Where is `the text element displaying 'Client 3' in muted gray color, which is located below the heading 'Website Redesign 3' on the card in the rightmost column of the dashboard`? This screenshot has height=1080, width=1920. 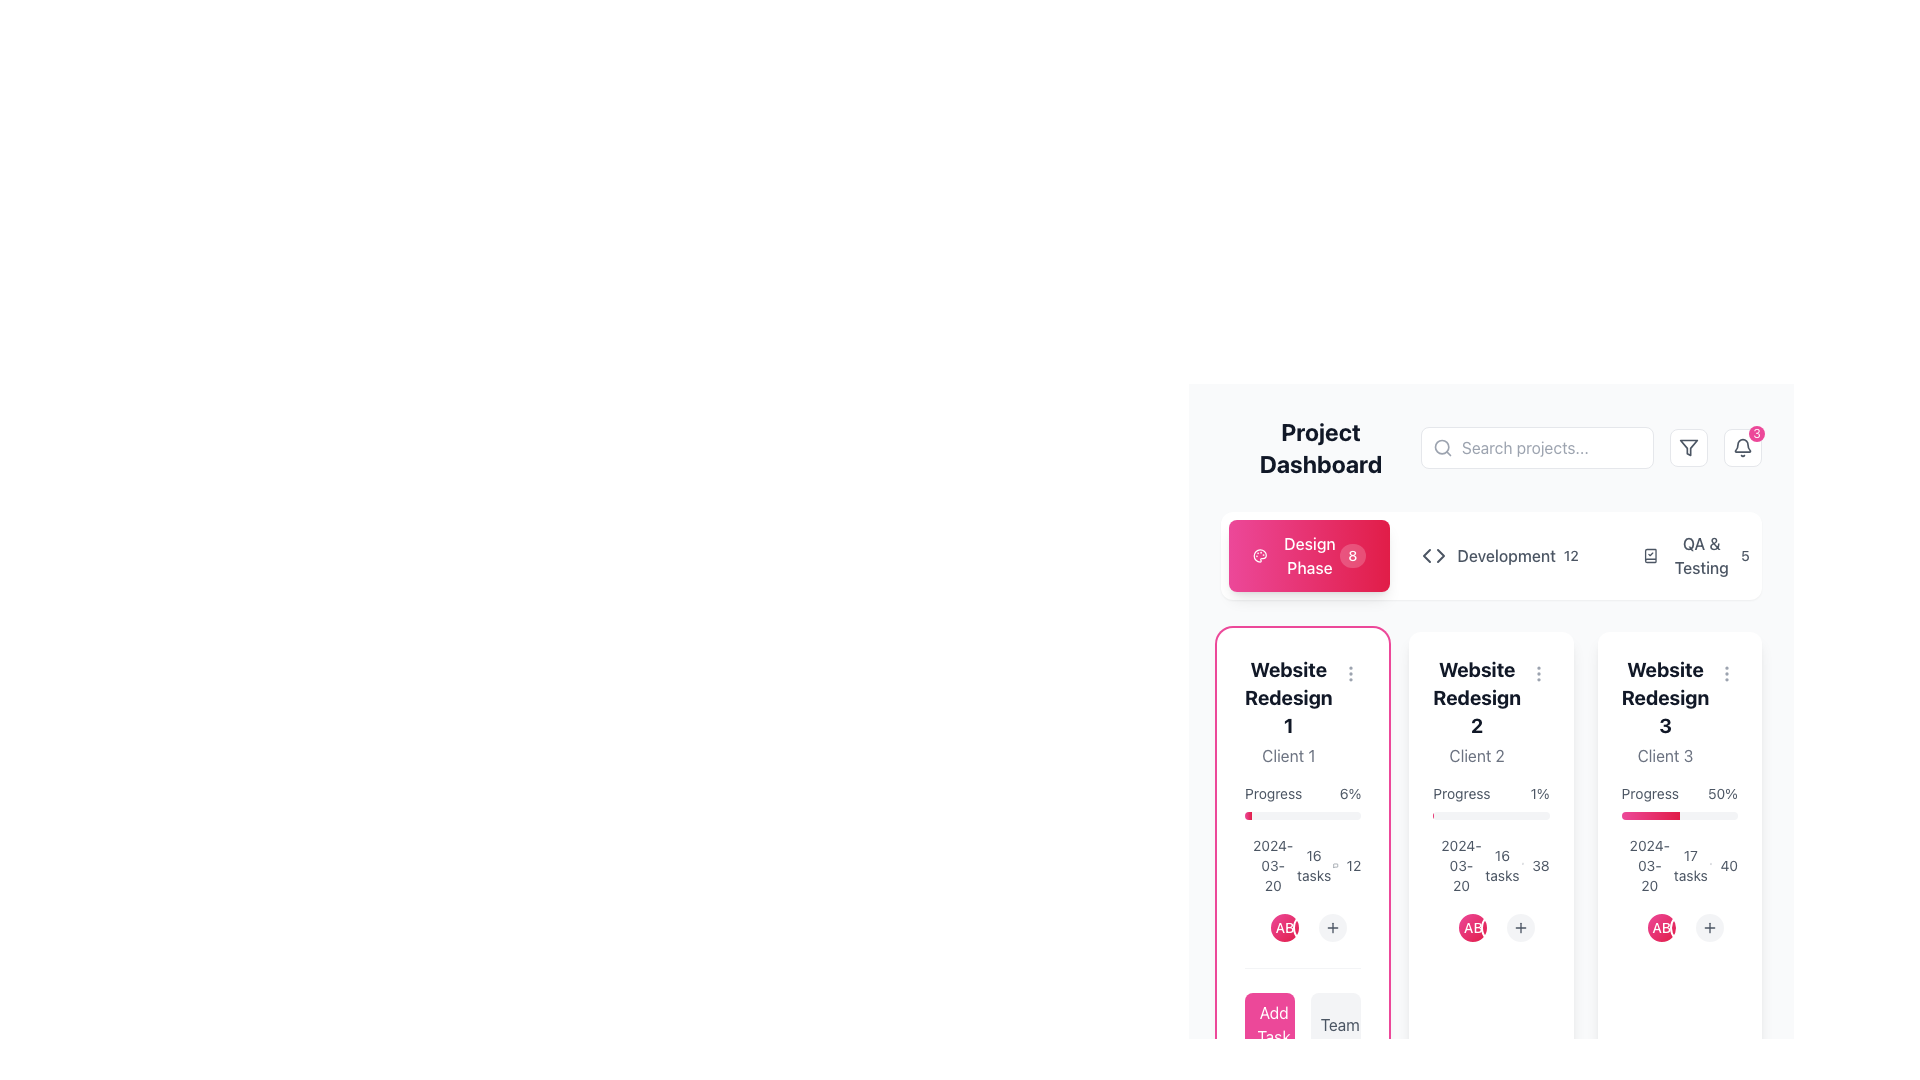
the text element displaying 'Client 3' in muted gray color, which is located below the heading 'Website Redesign 3' on the card in the rightmost column of the dashboard is located at coordinates (1665, 756).